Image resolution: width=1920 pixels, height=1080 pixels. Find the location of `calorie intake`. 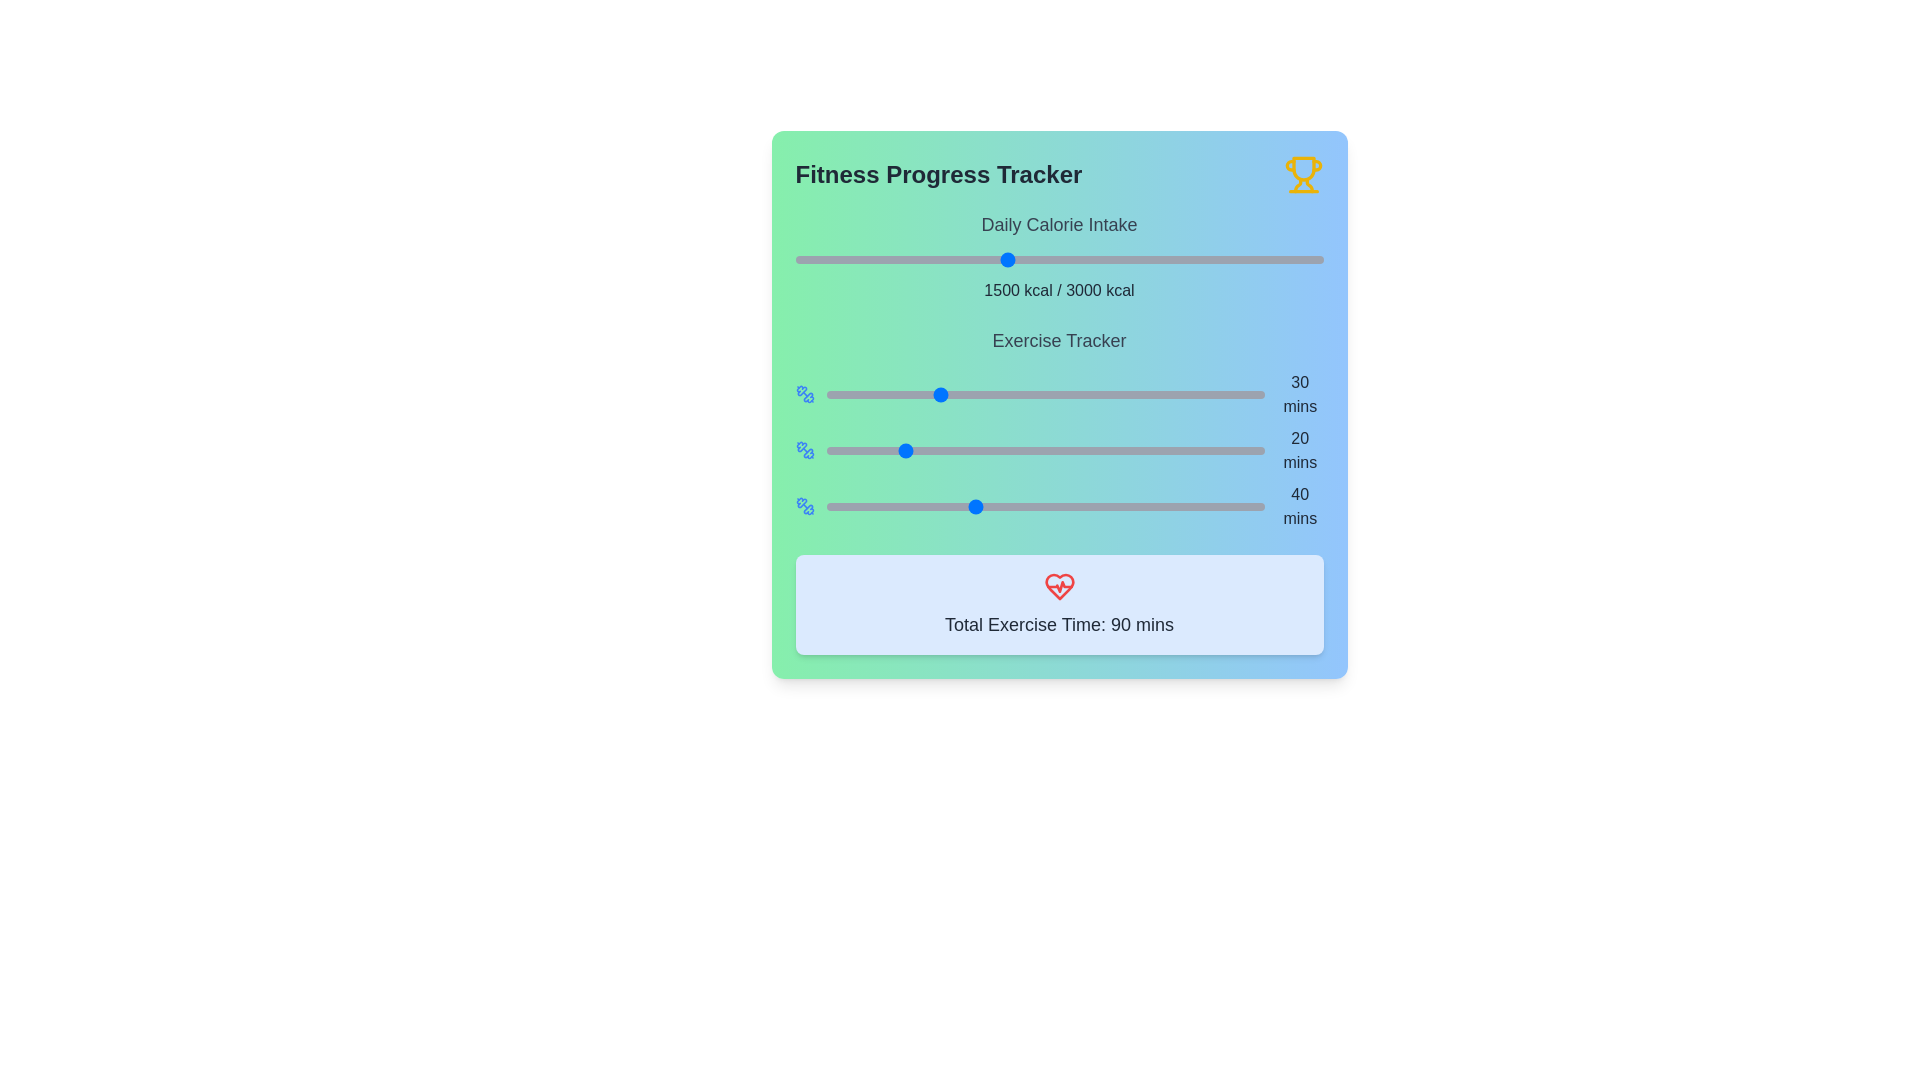

calorie intake is located at coordinates (854, 258).